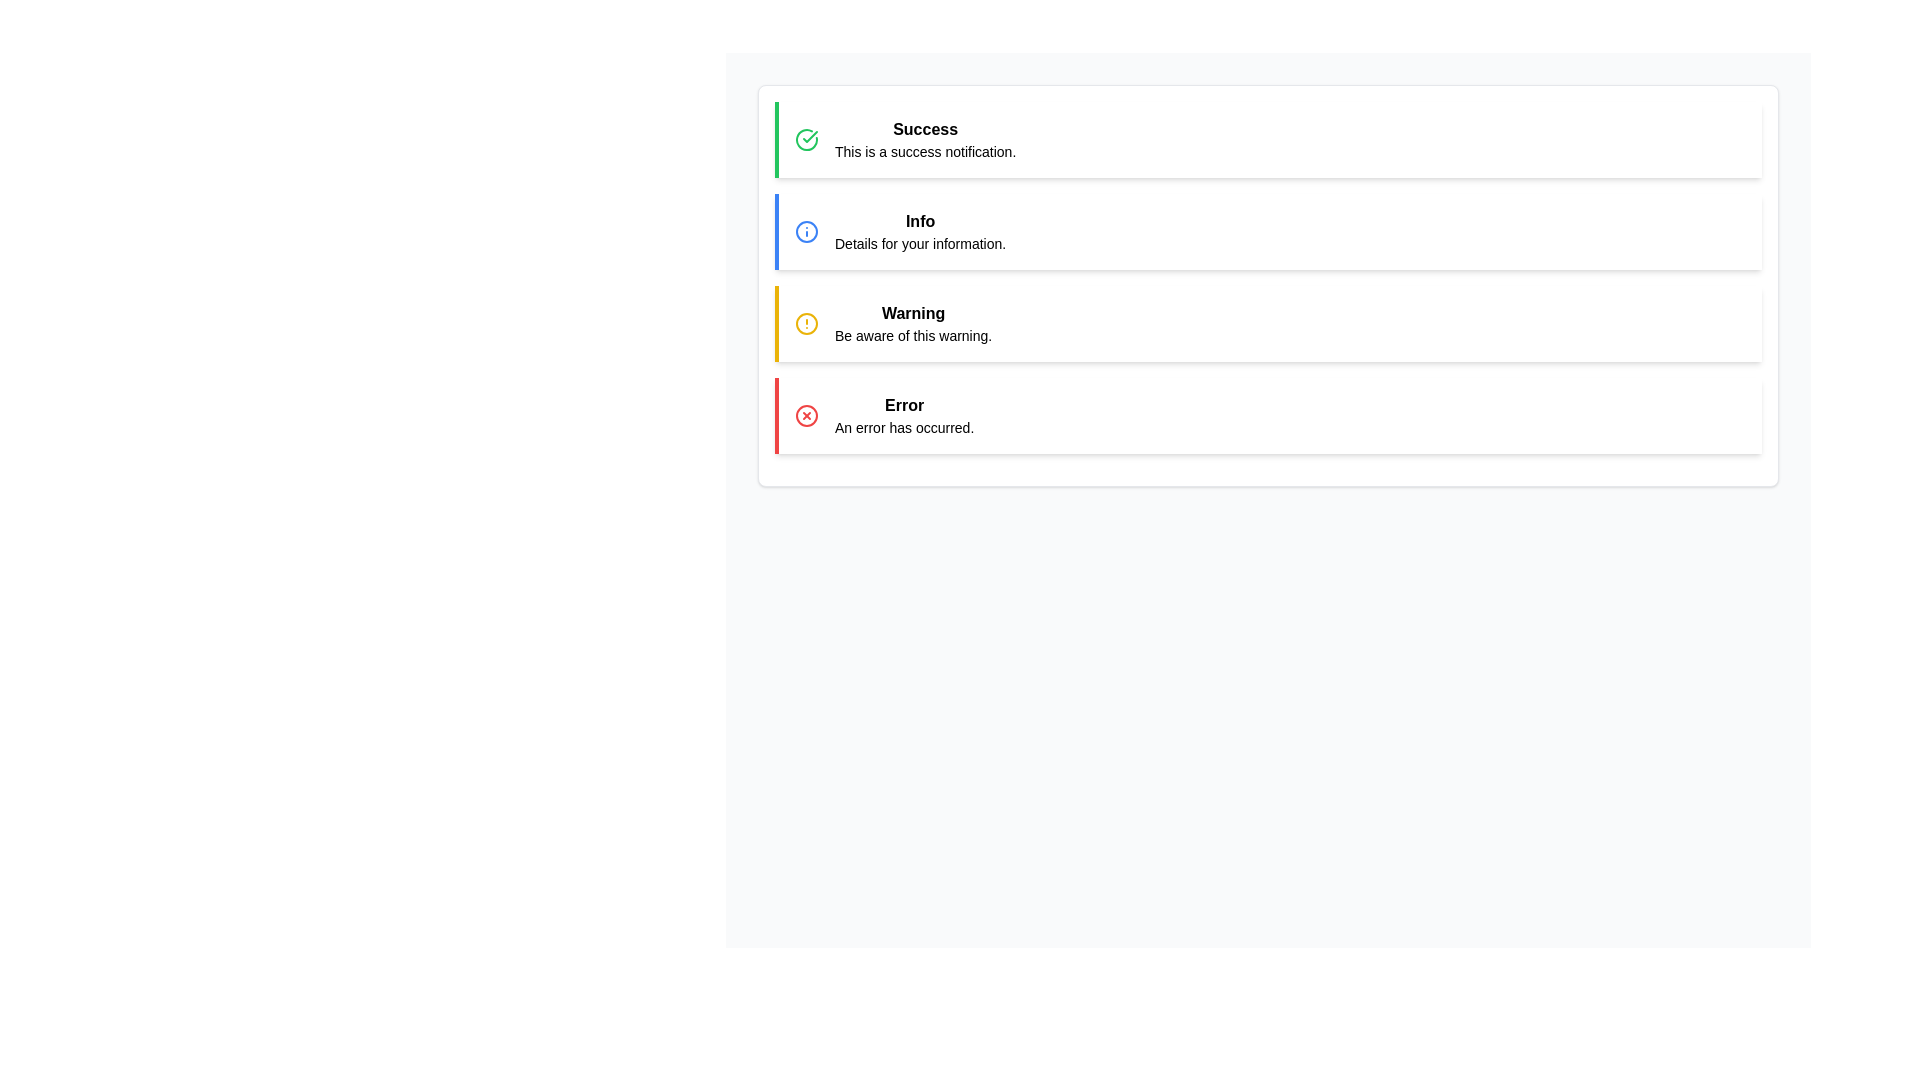 Image resolution: width=1920 pixels, height=1080 pixels. I want to click on the leftmost icon in the second notification card labeled 'Info' to signify that the following text pertains to information, so click(806, 230).